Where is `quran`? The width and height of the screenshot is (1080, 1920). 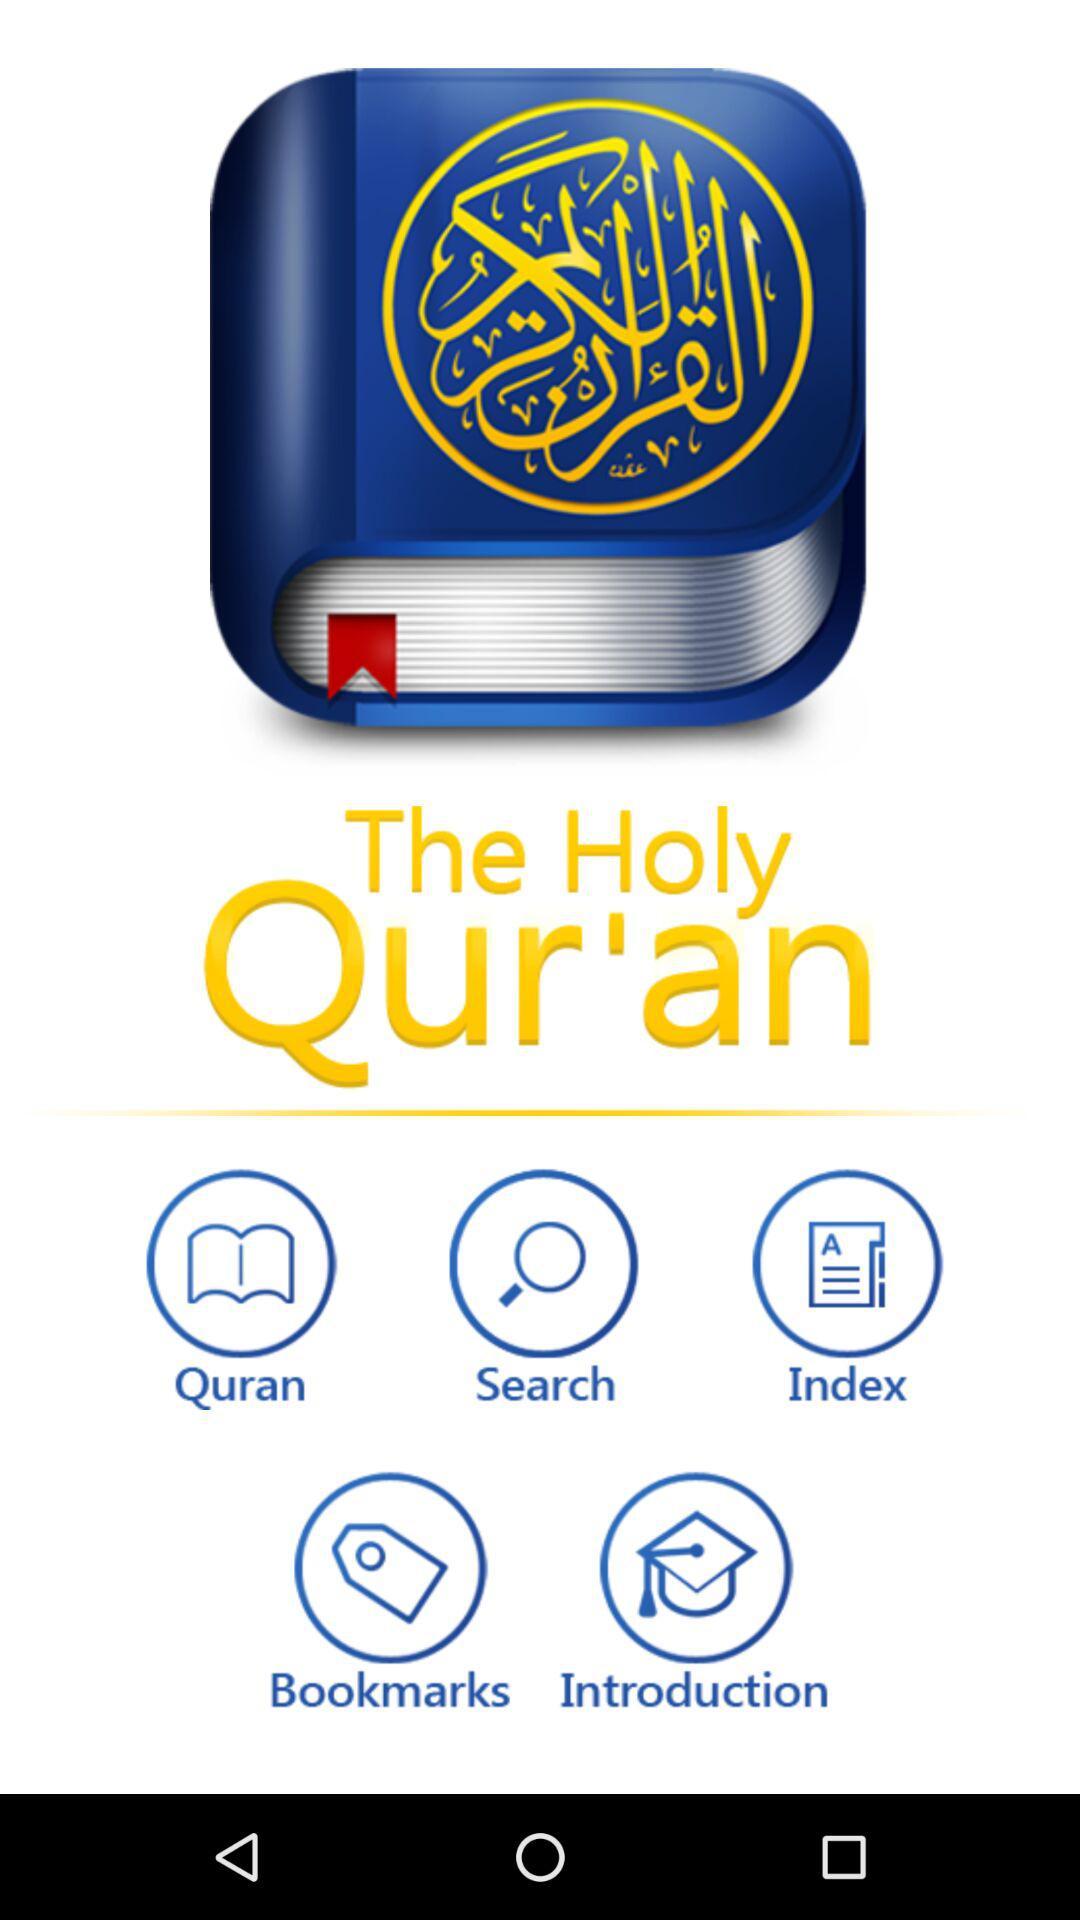
quran is located at coordinates (235, 1283).